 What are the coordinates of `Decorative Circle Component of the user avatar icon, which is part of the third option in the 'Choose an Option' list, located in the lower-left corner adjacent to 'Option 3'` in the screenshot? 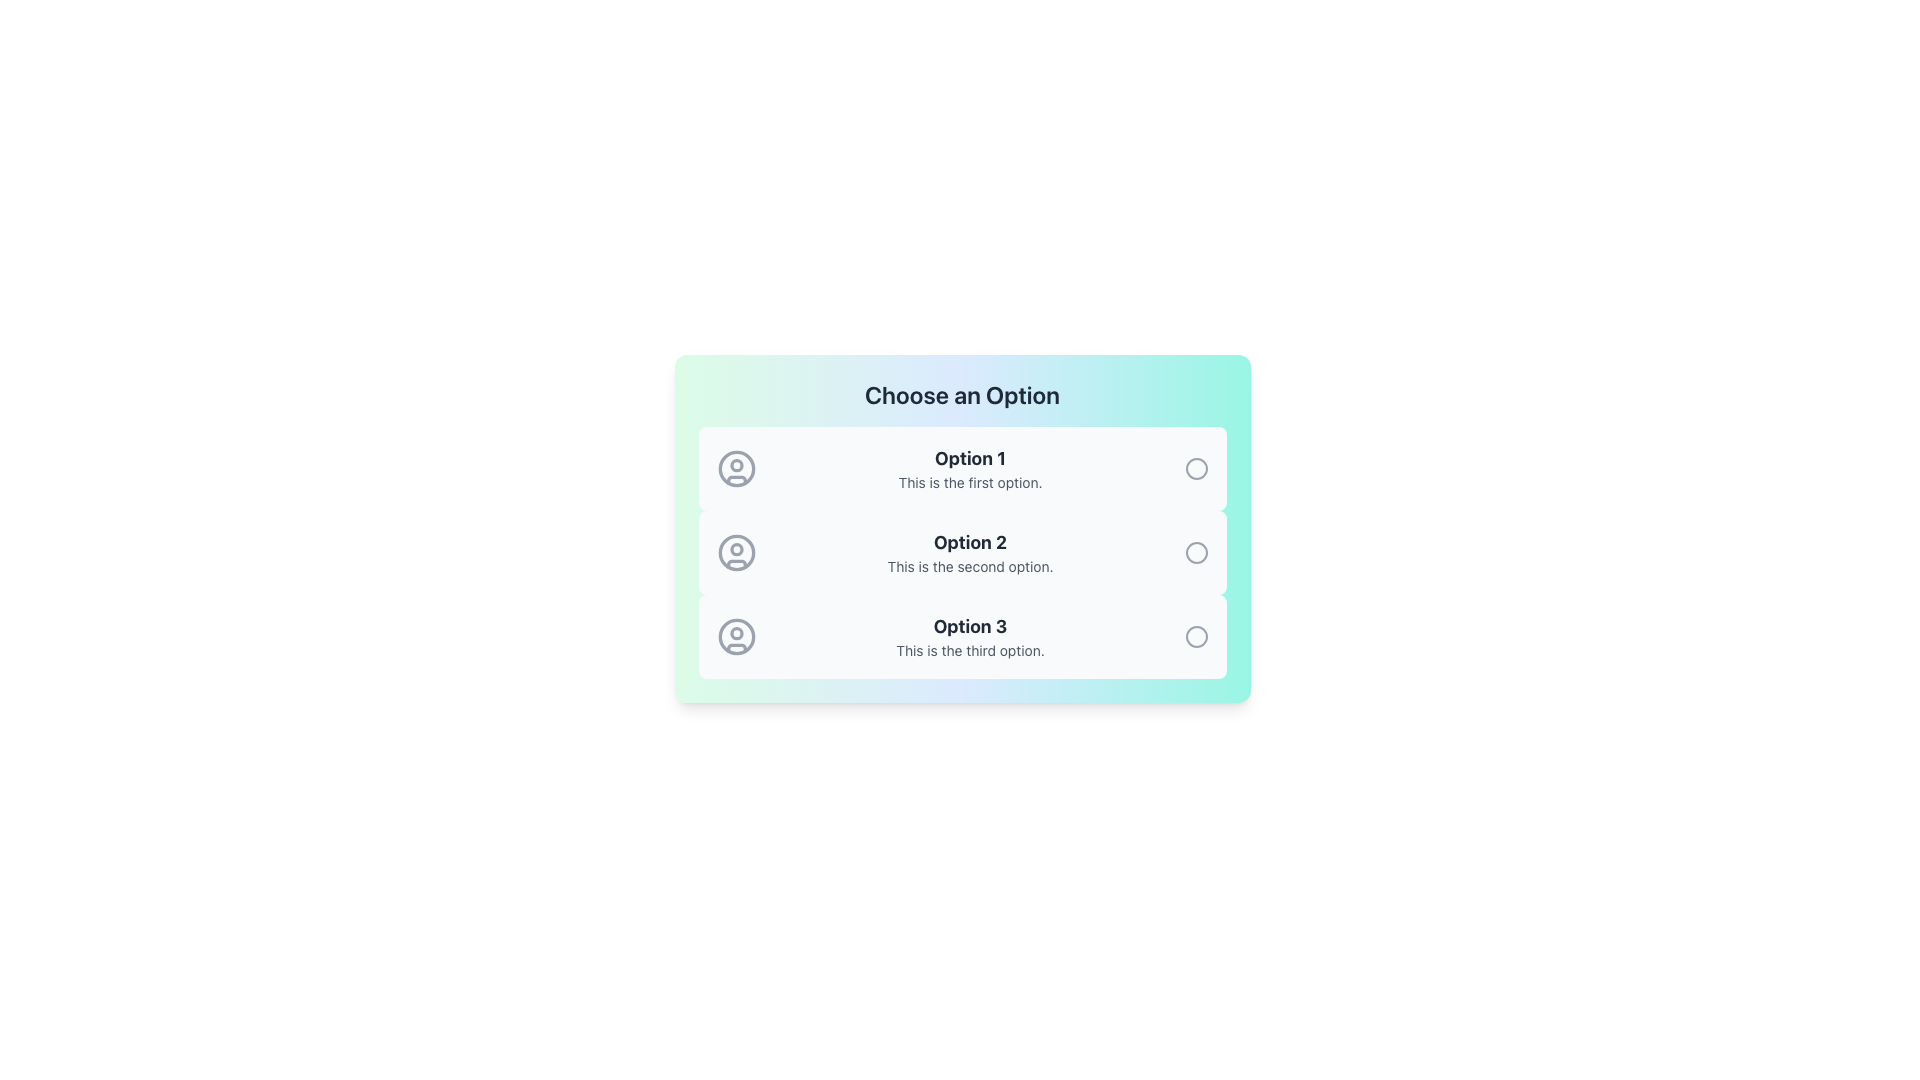 It's located at (735, 633).